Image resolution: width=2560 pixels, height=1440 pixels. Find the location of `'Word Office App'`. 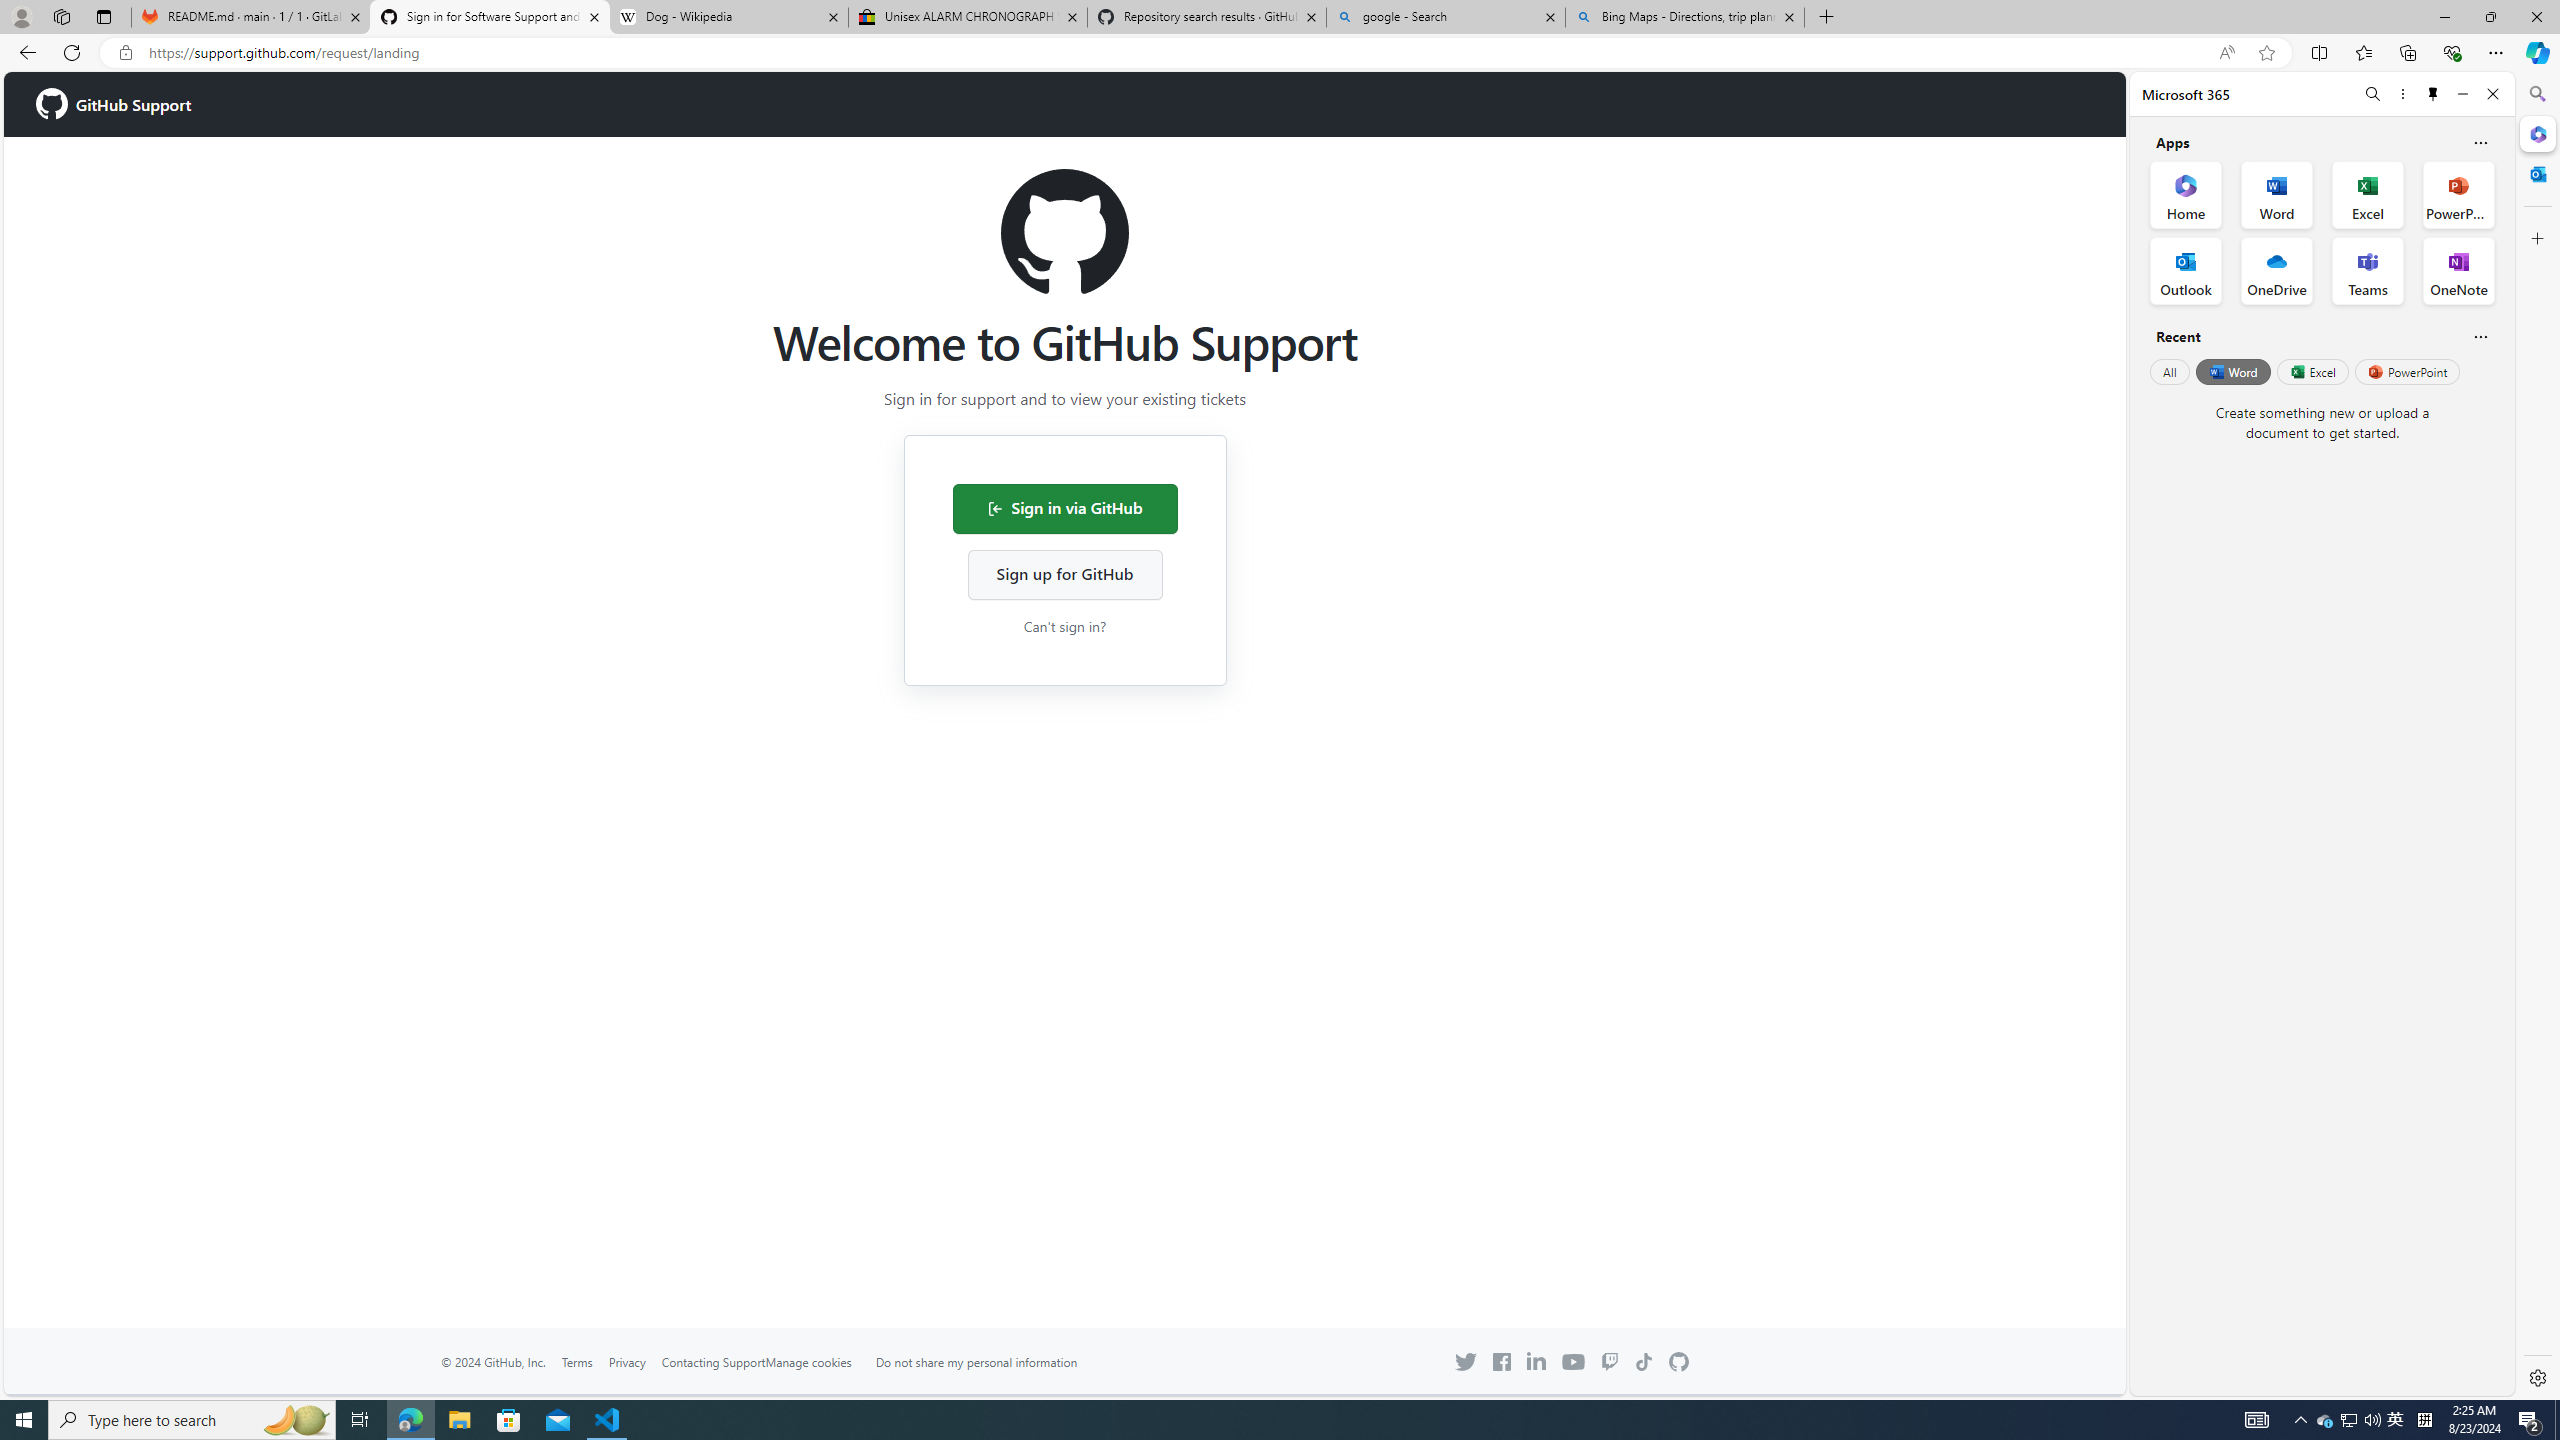

'Word Office App' is located at coordinates (2276, 195).